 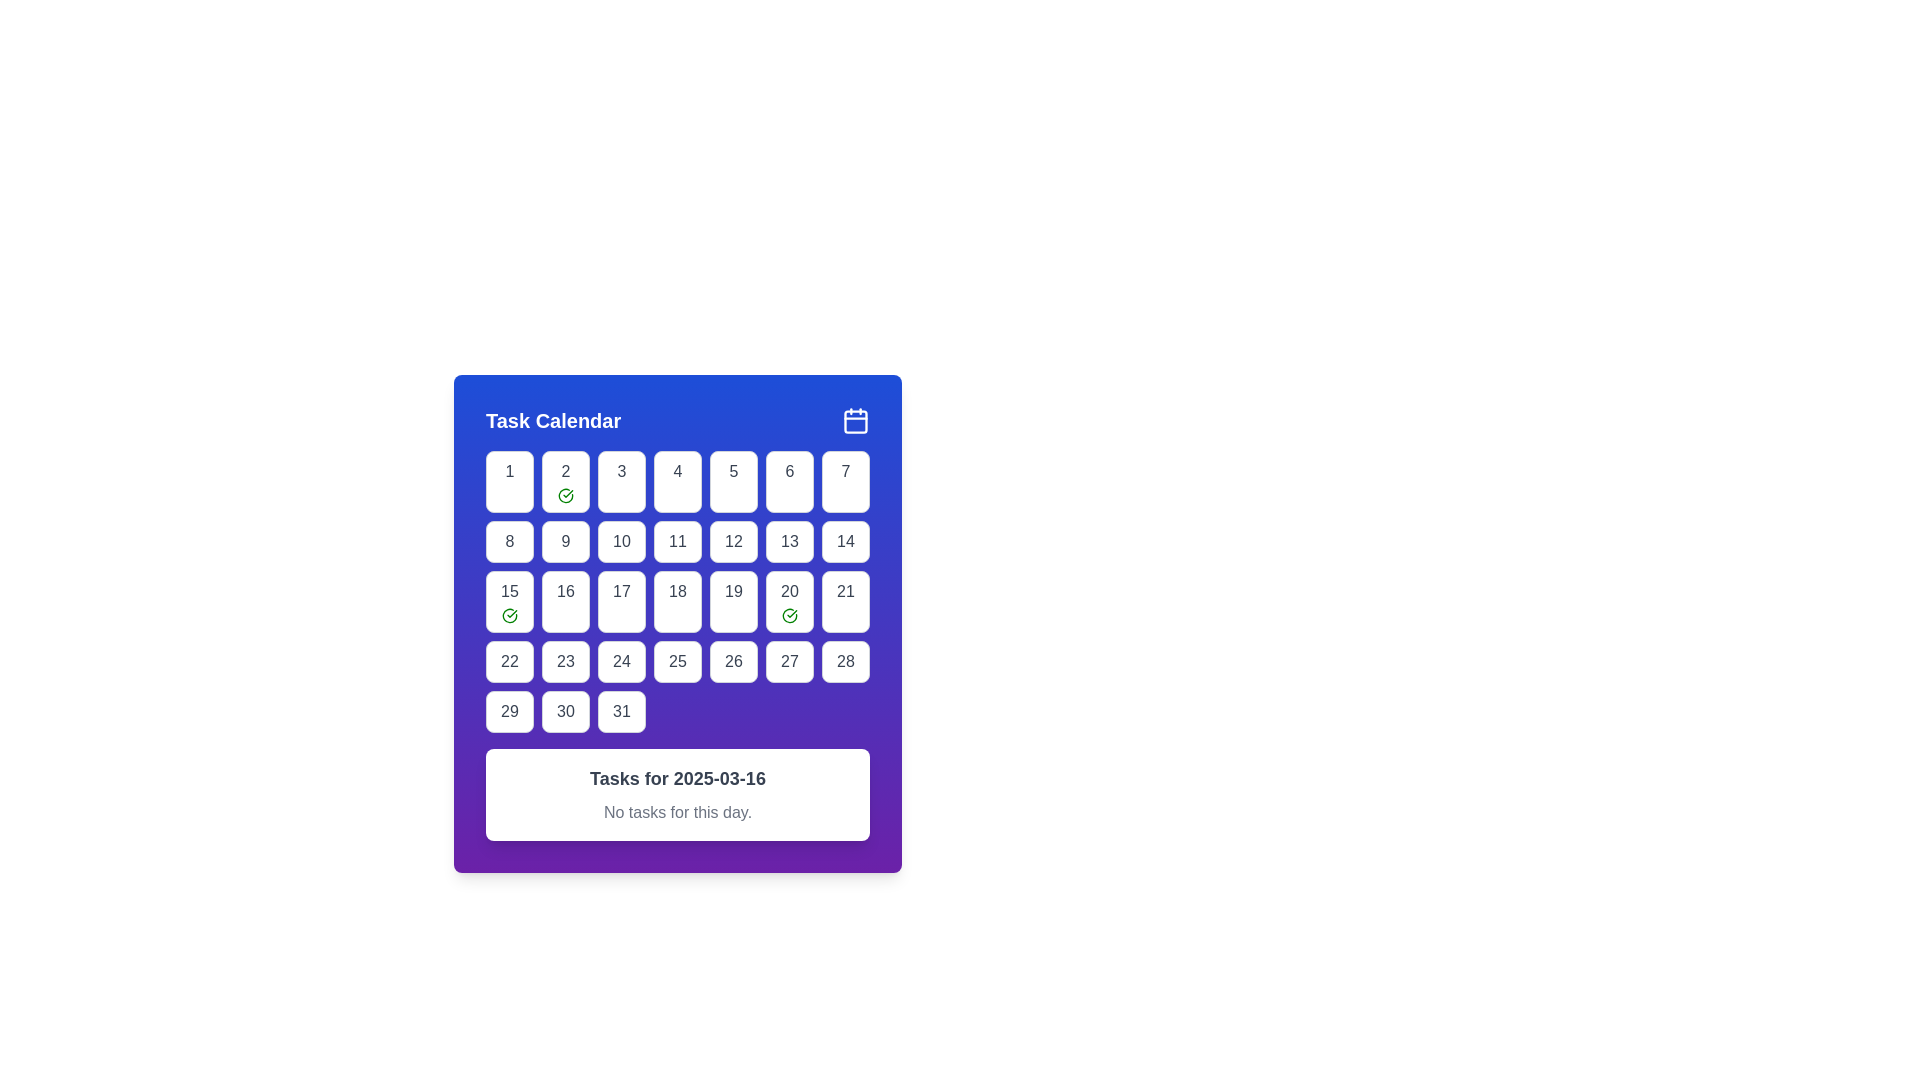 I want to click on the text label representing the date '20' in the calendar interface, located in the sixth cell of the third row, so click(x=789, y=590).